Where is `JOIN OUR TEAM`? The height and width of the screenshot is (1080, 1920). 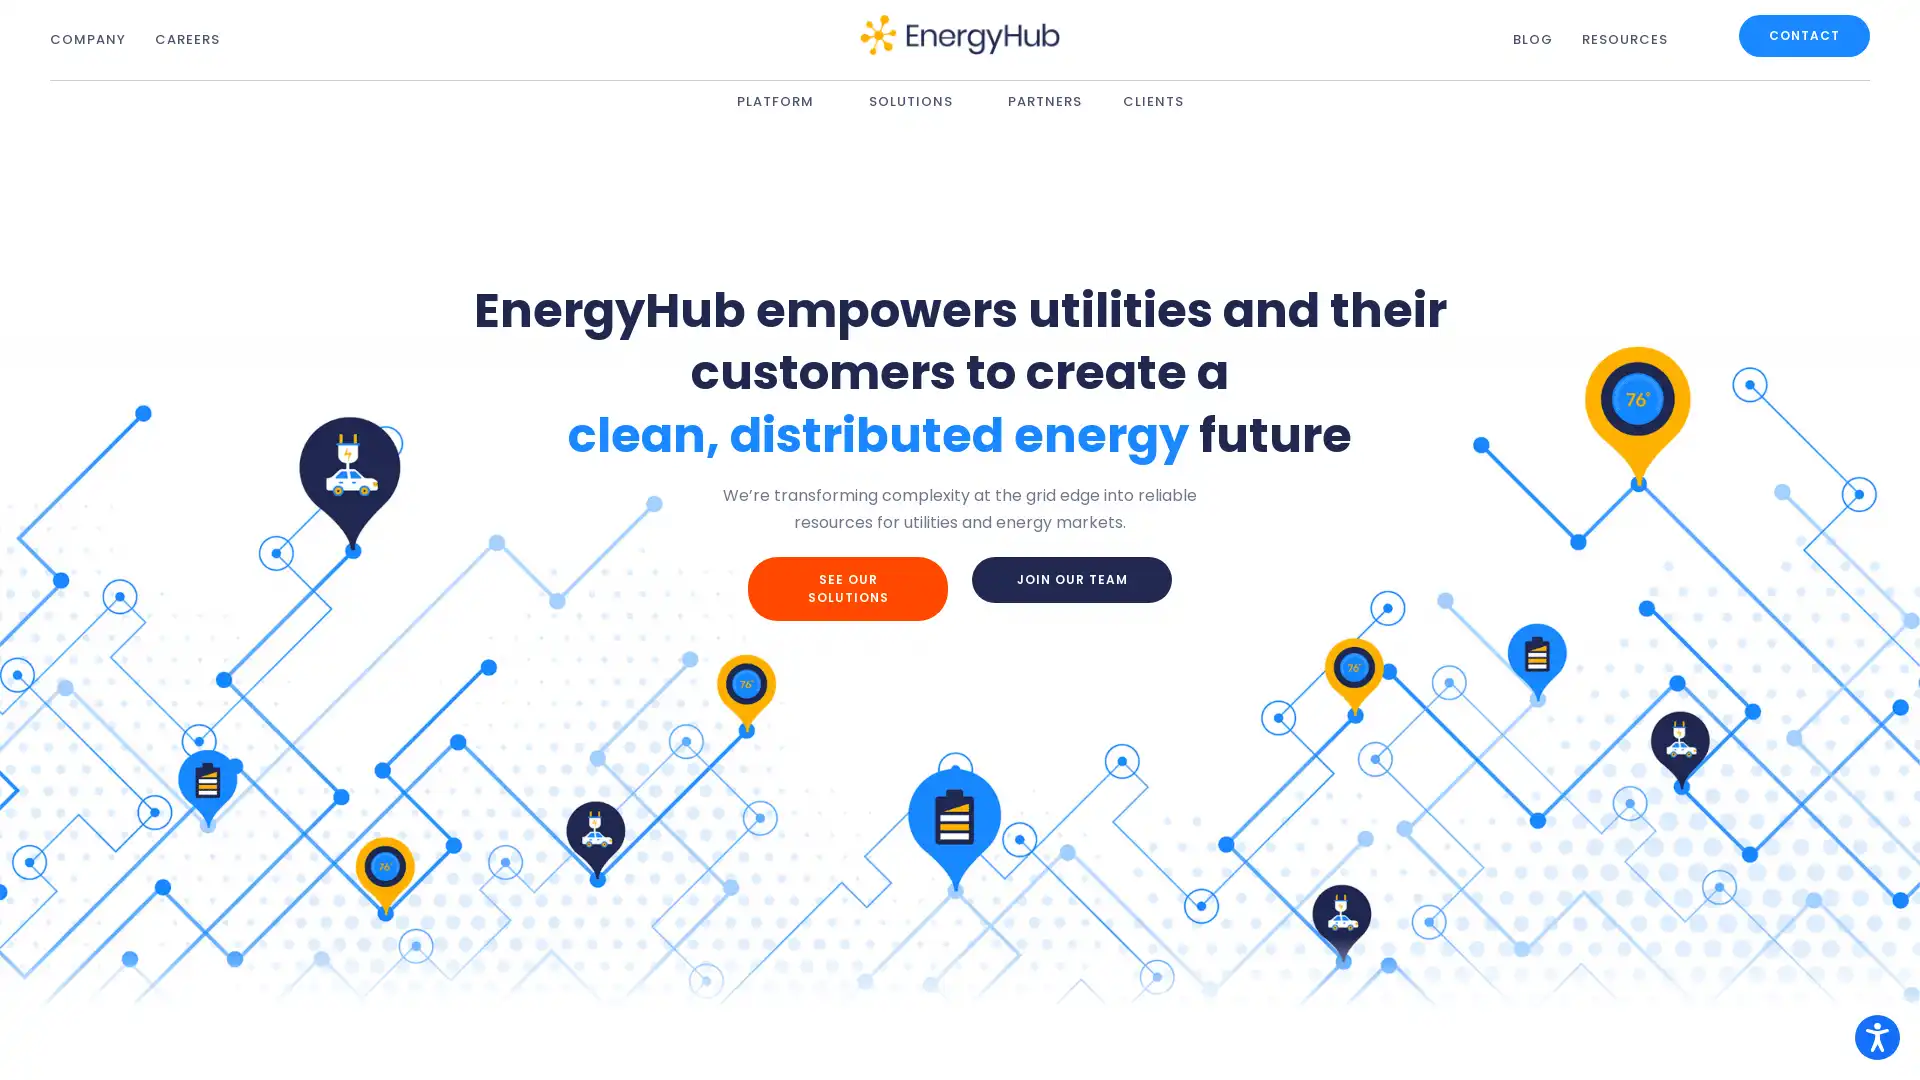
JOIN OUR TEAM is located at coordinates (1070, 578).